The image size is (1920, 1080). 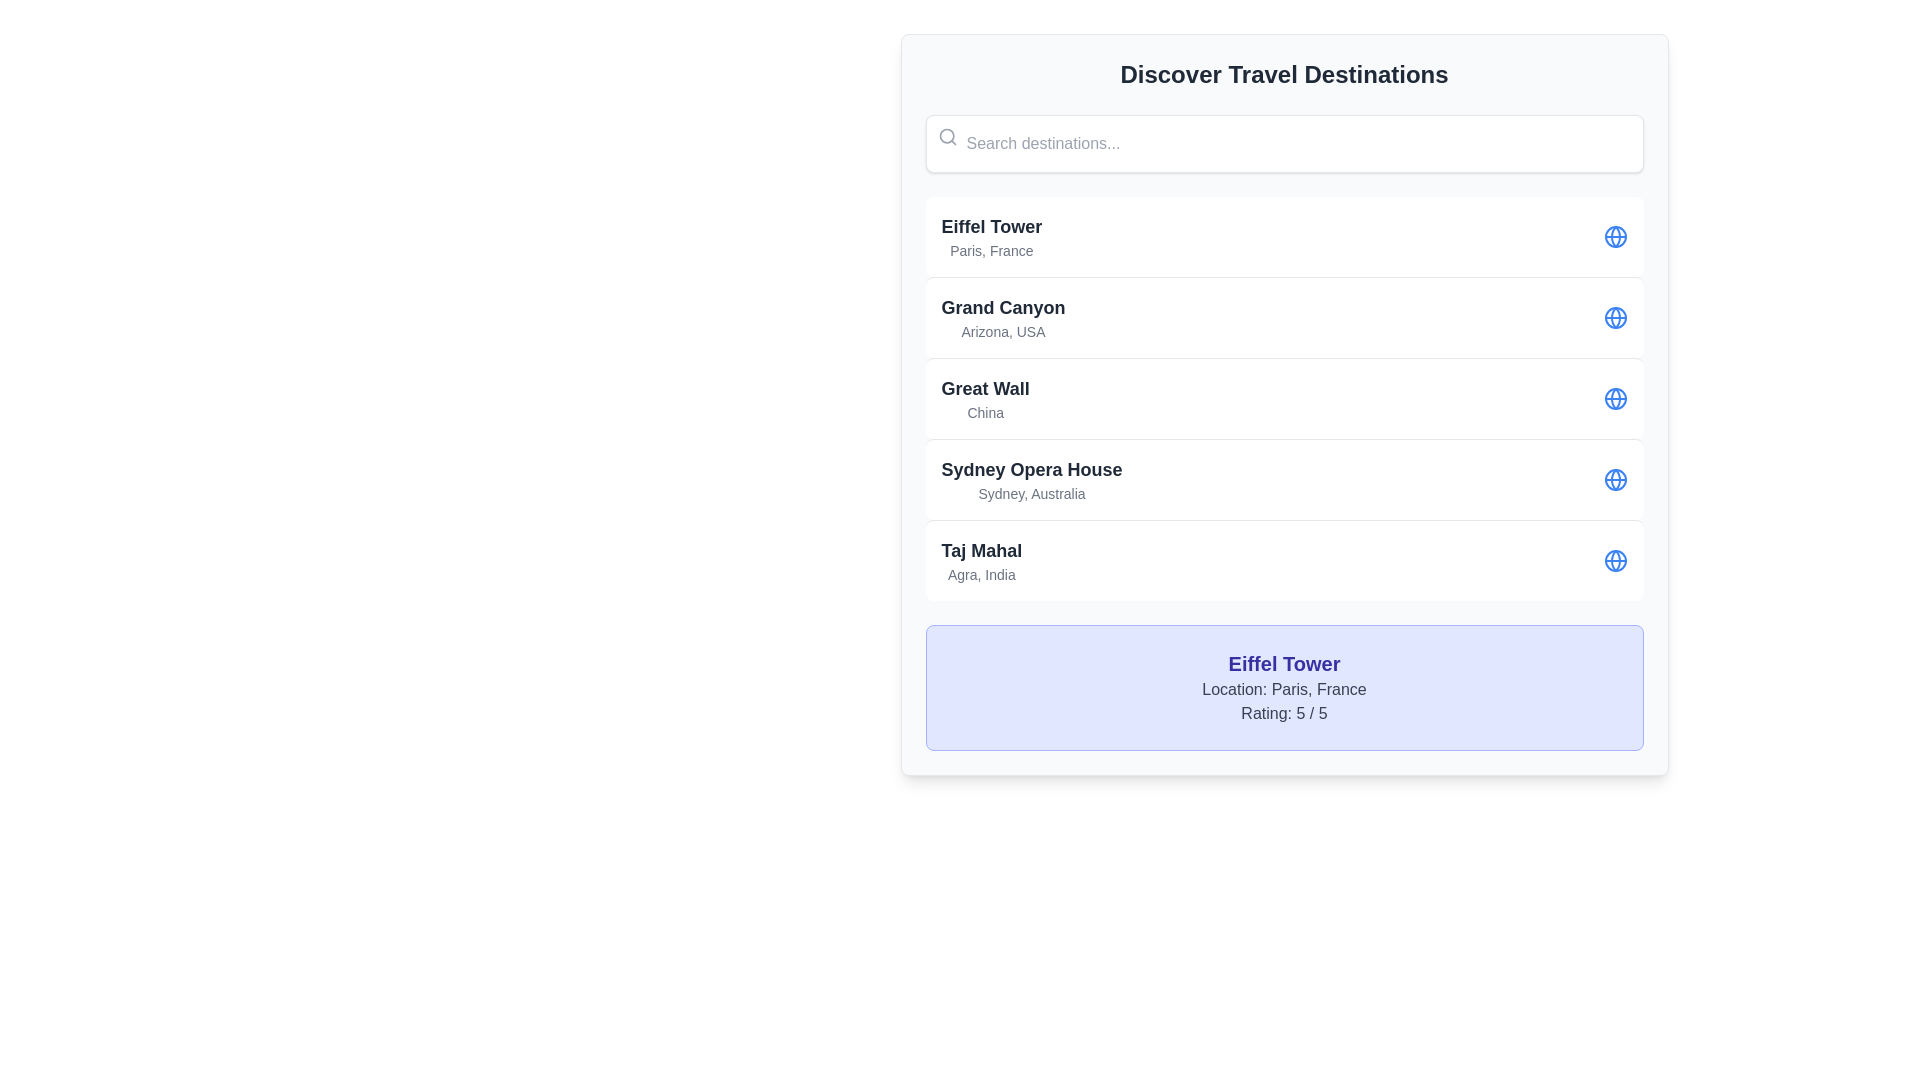 I want to click on the text label displaying 'Arizona, USA', so click(x=1003, y=330).